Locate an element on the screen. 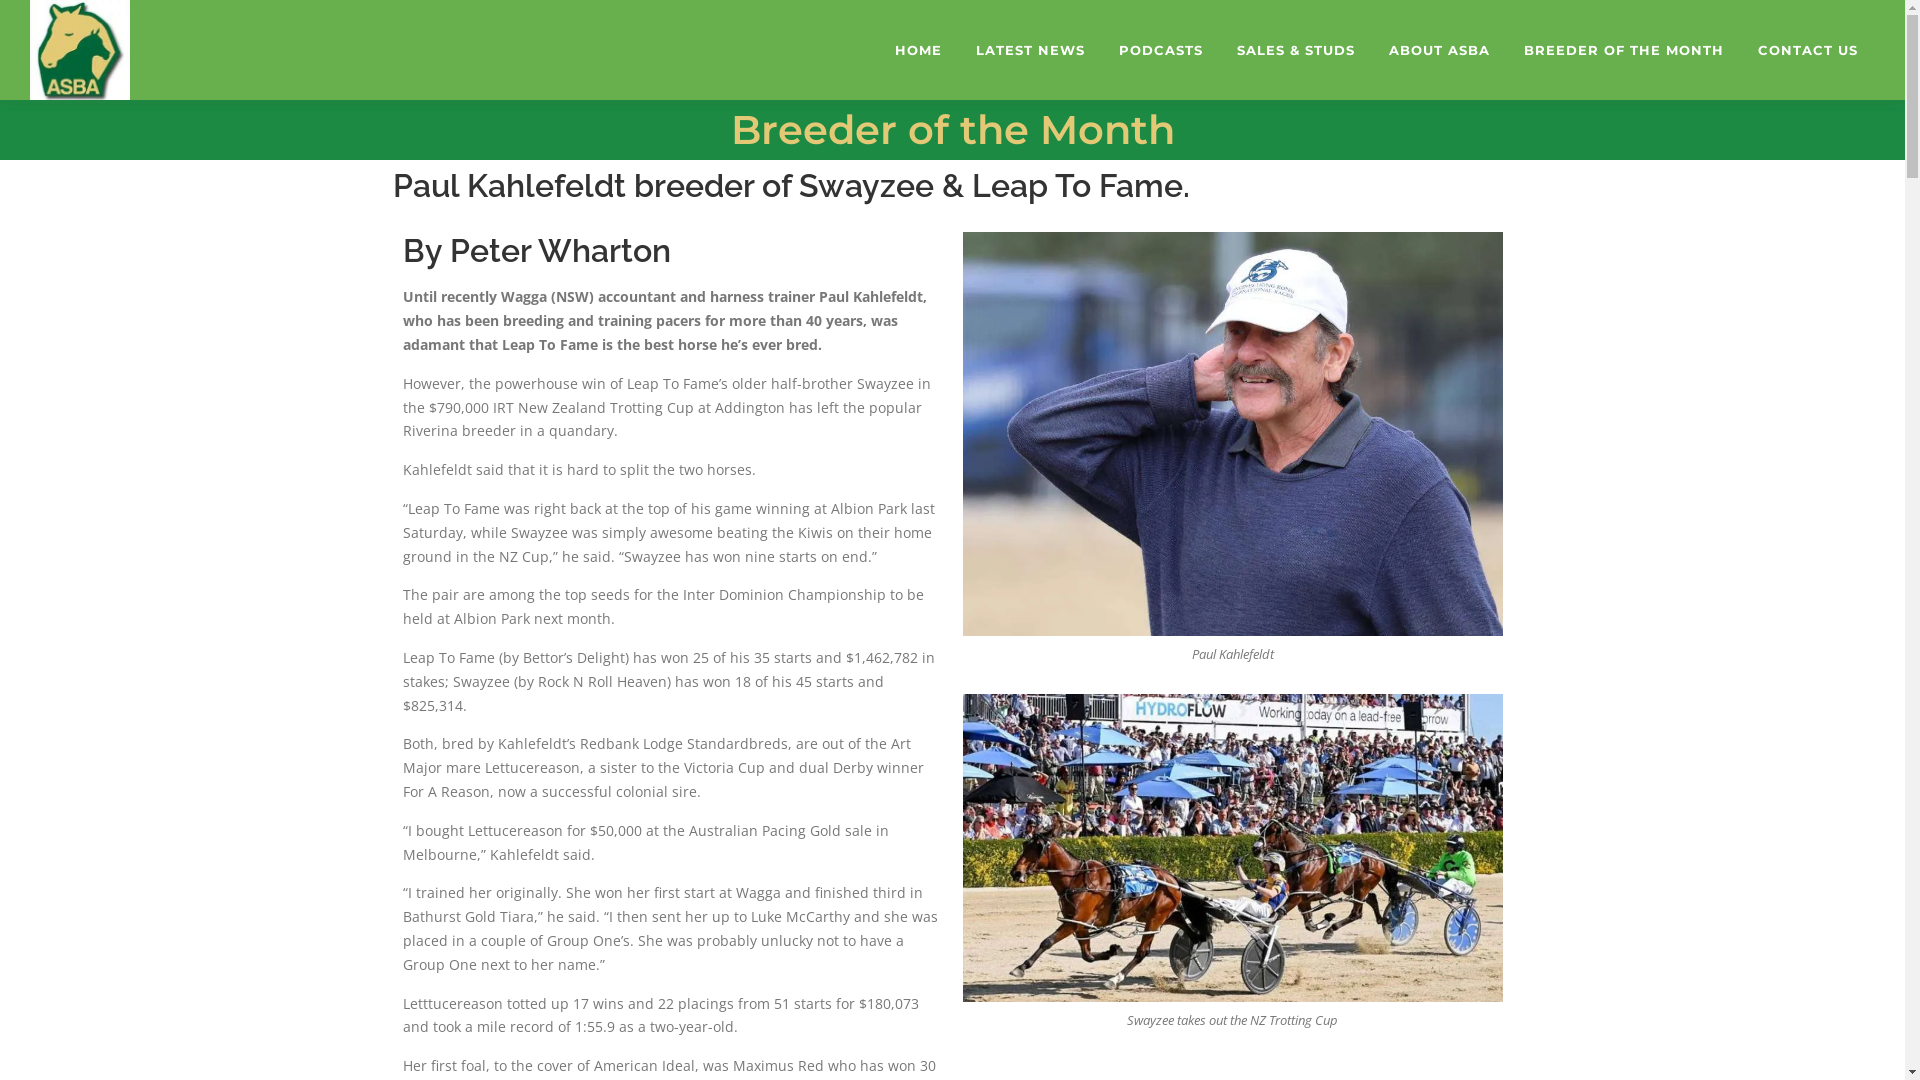 This screenshot has width=1920, height=1080. 'BREEDER OF THE MONTH' is located at coordinates (1507, 49).